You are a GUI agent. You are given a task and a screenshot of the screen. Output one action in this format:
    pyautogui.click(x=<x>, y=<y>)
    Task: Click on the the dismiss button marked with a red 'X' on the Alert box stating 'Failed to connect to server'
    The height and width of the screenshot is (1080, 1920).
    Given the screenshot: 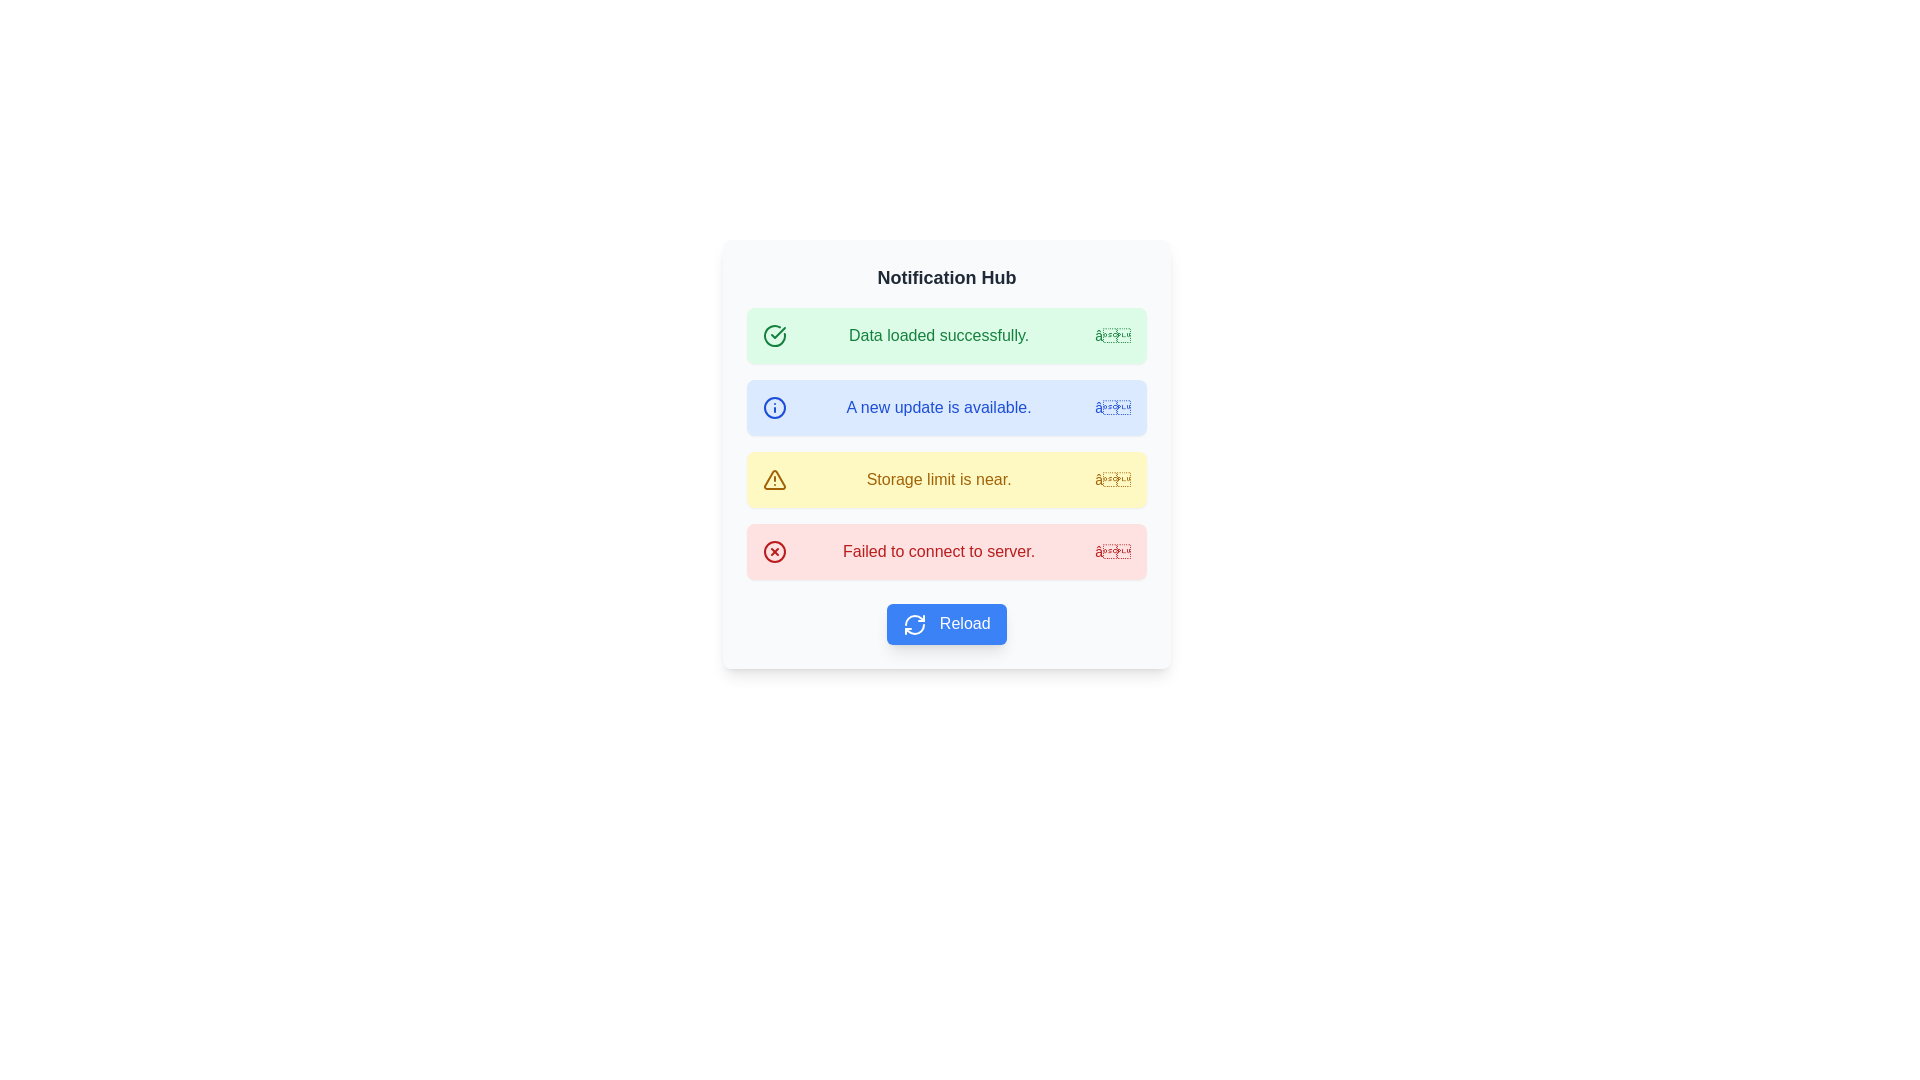 What is the action you would take?
    pyautogui.click(x=945, y=551)
    